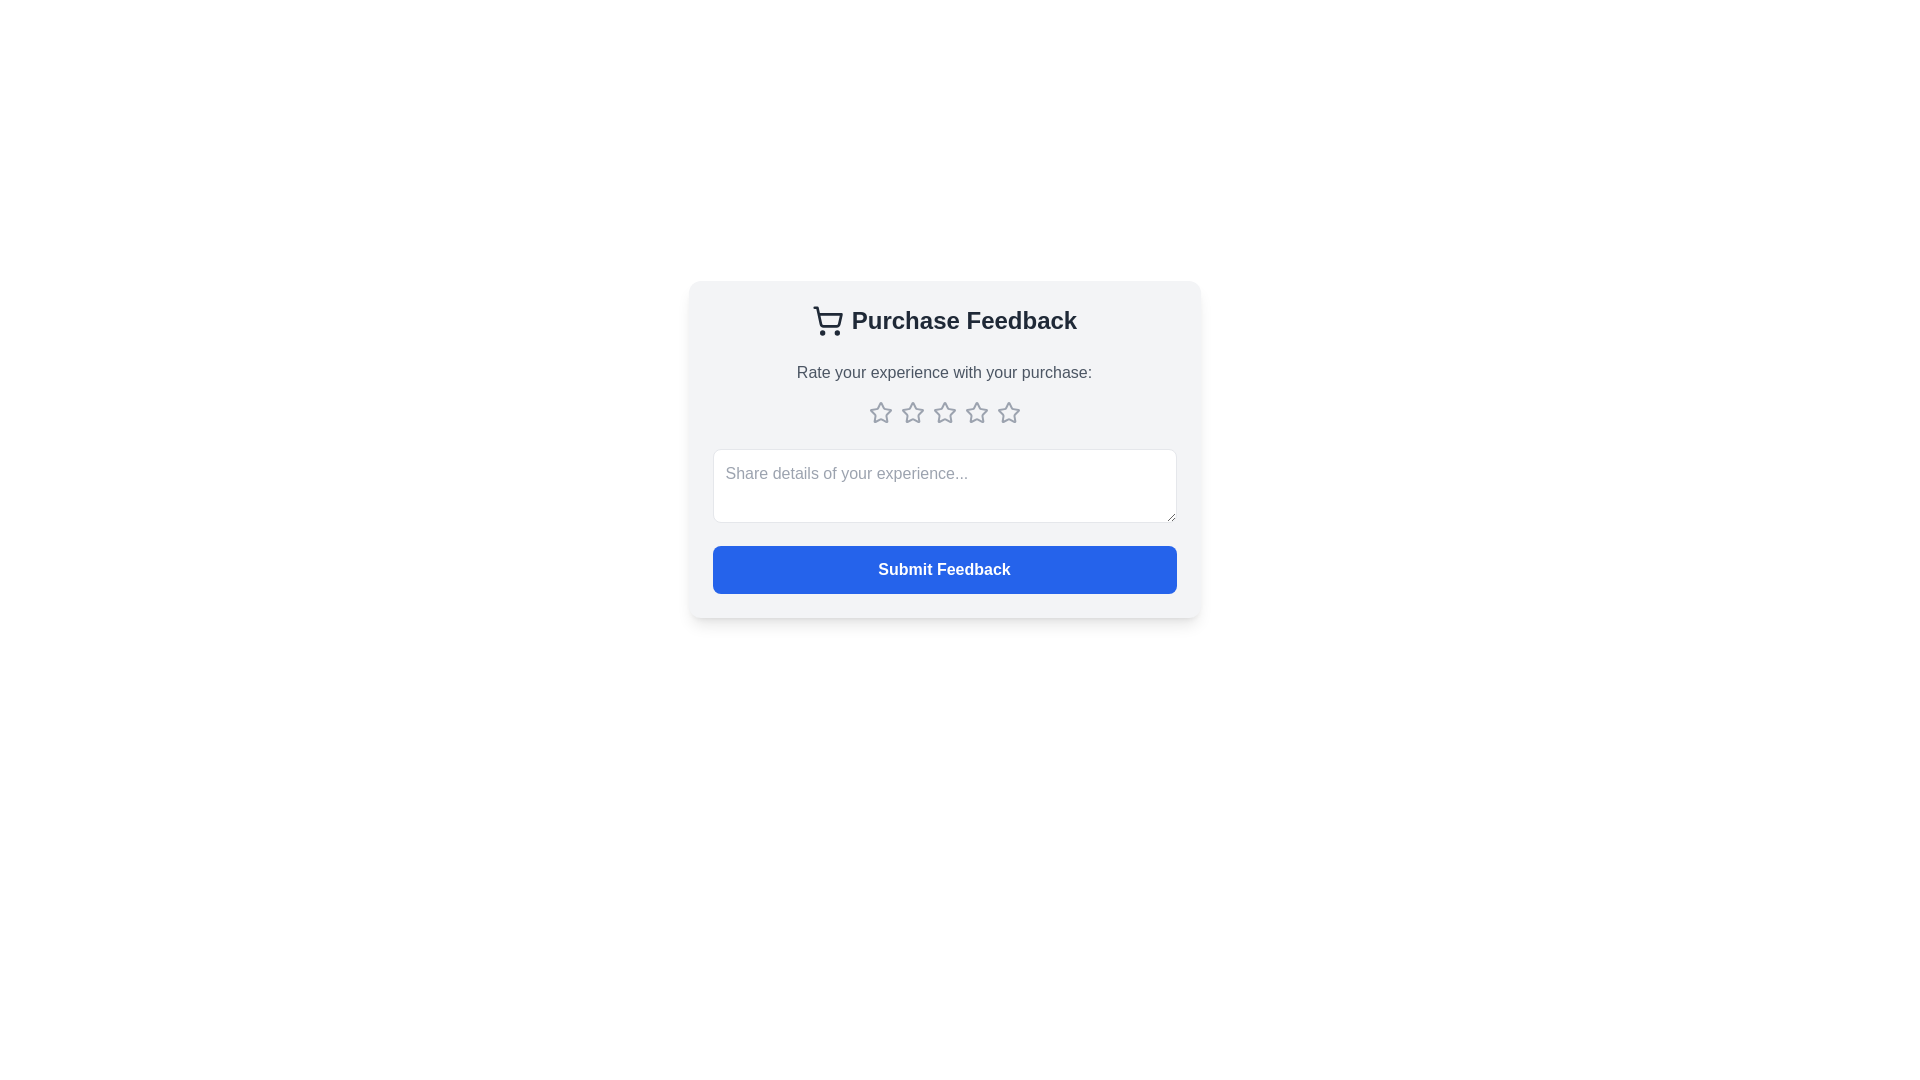 The height and width of the screenshot is (1080, 1920). What do you see at coordinates (879, 411) in the screenshot?
I see `the first star icon representing the rating option` at bounding box center [879, 411].